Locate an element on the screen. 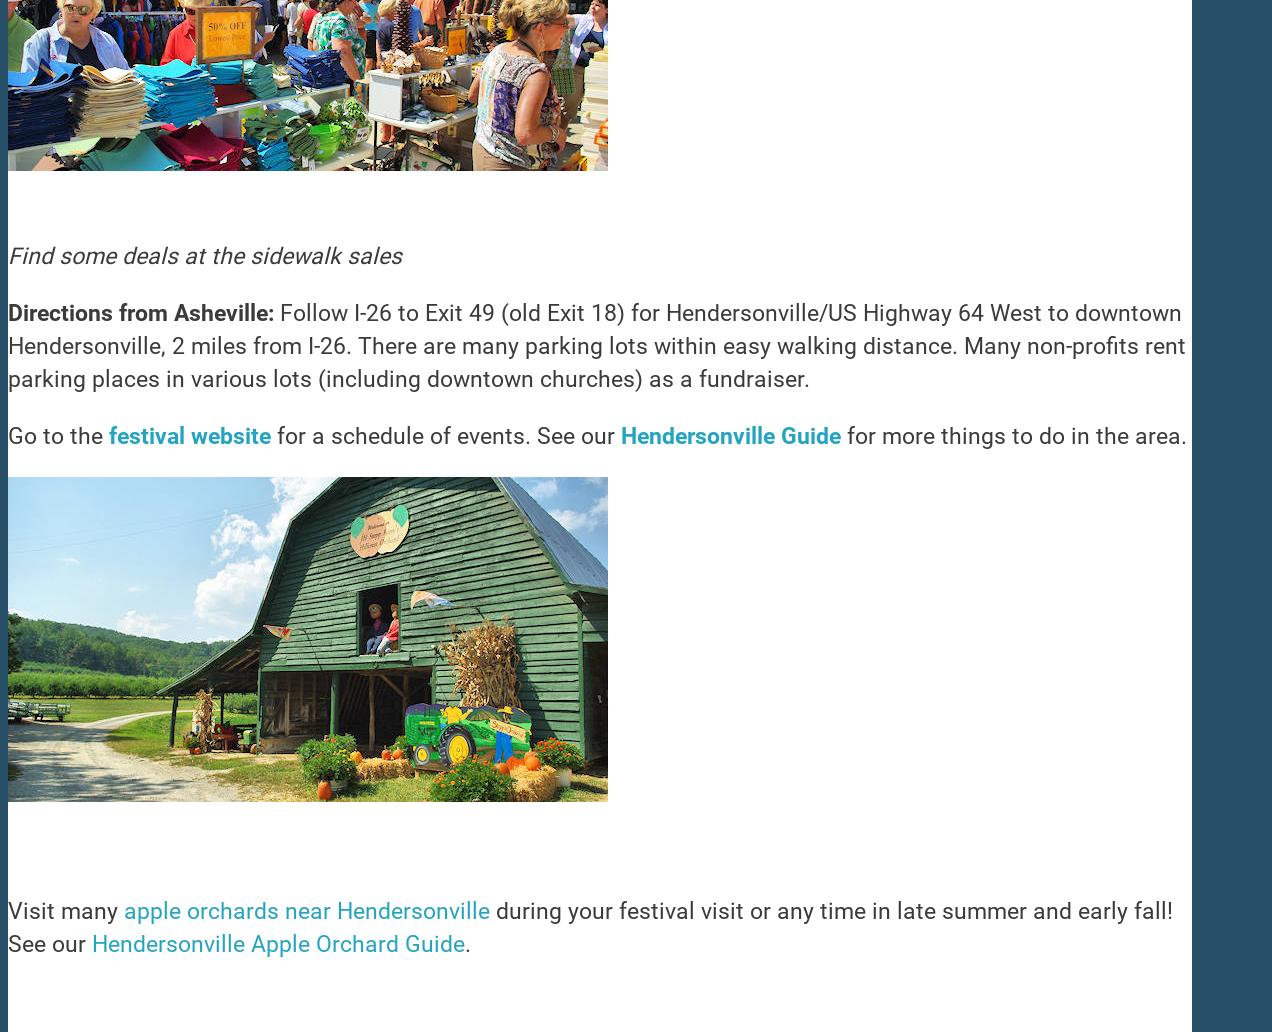  'for more things to do in the area.' is located at coordinates (1014, 435).